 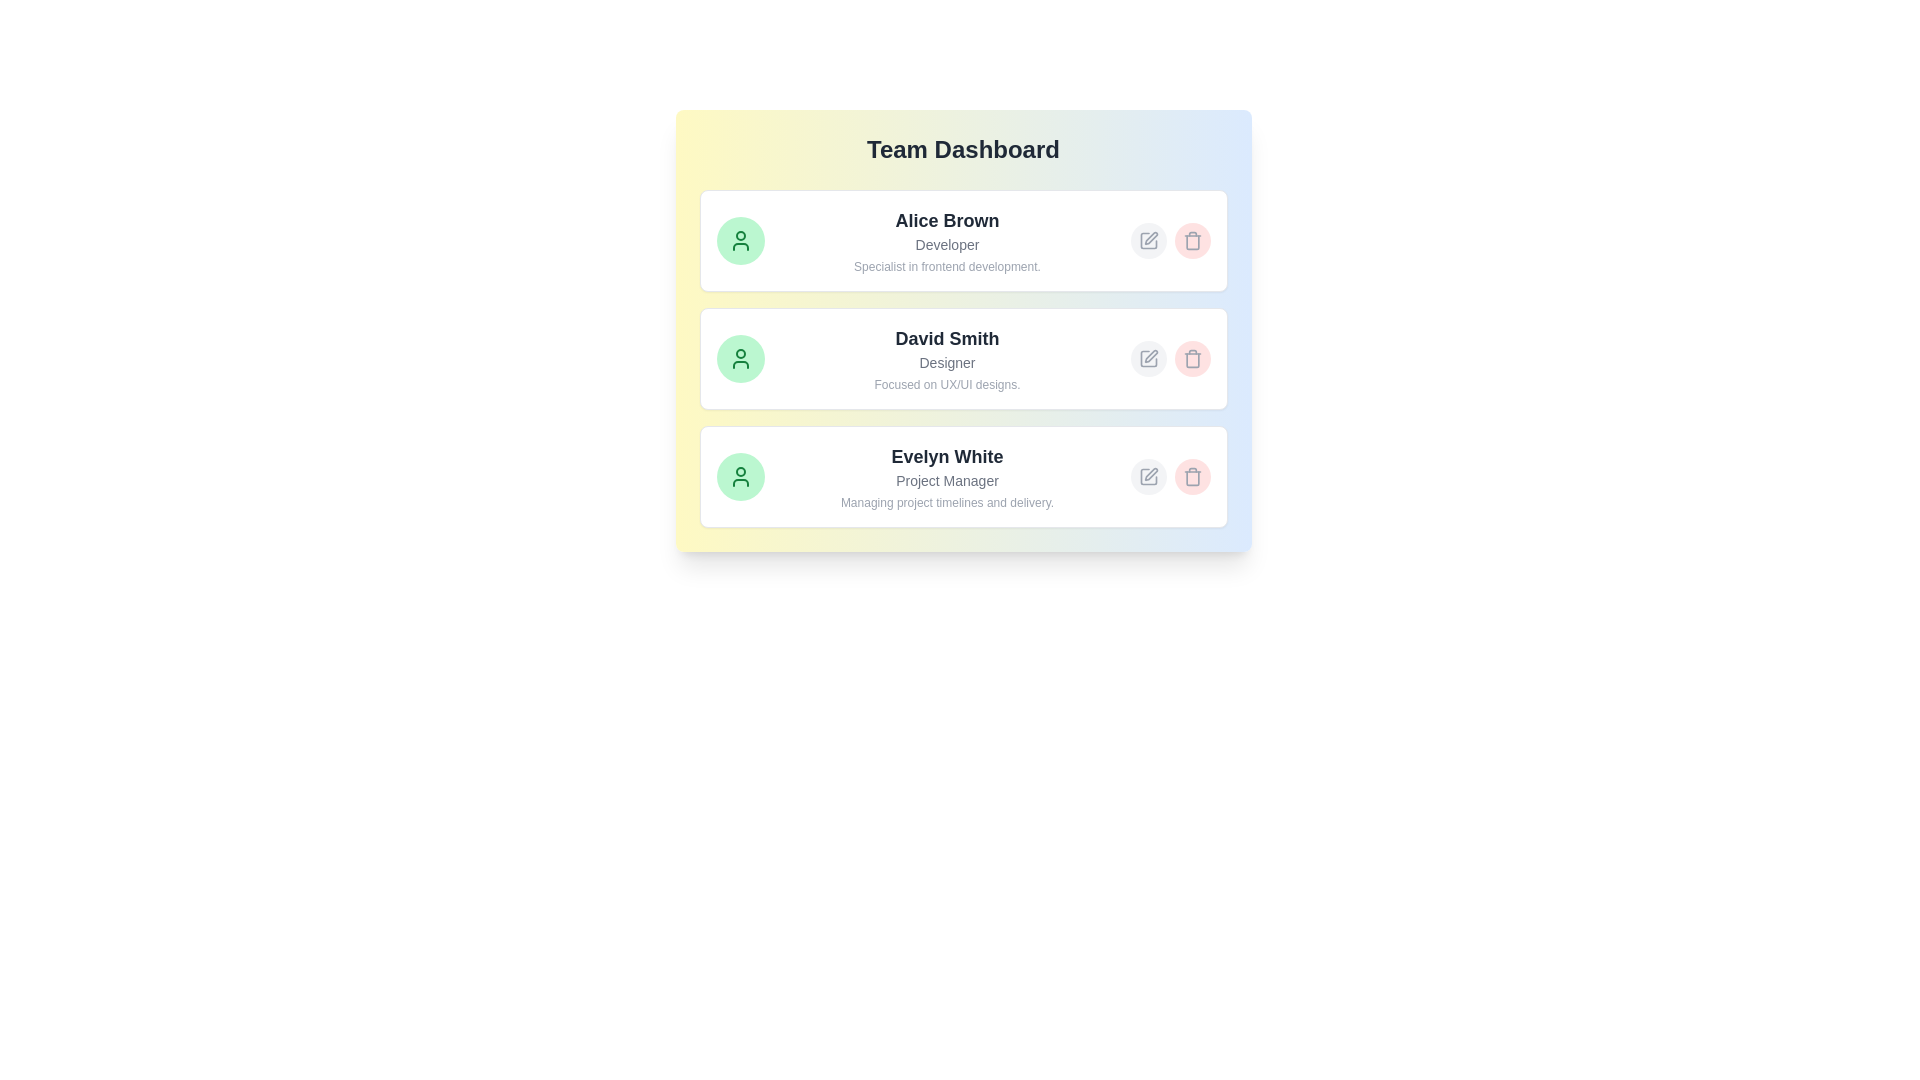 What do you see at coordinates (739, 239) in the screenshot?
I see `the profile icon representing Alice Brown, which is located to the left of her name on the first card in the team member list` at bounding box center [739, 239].